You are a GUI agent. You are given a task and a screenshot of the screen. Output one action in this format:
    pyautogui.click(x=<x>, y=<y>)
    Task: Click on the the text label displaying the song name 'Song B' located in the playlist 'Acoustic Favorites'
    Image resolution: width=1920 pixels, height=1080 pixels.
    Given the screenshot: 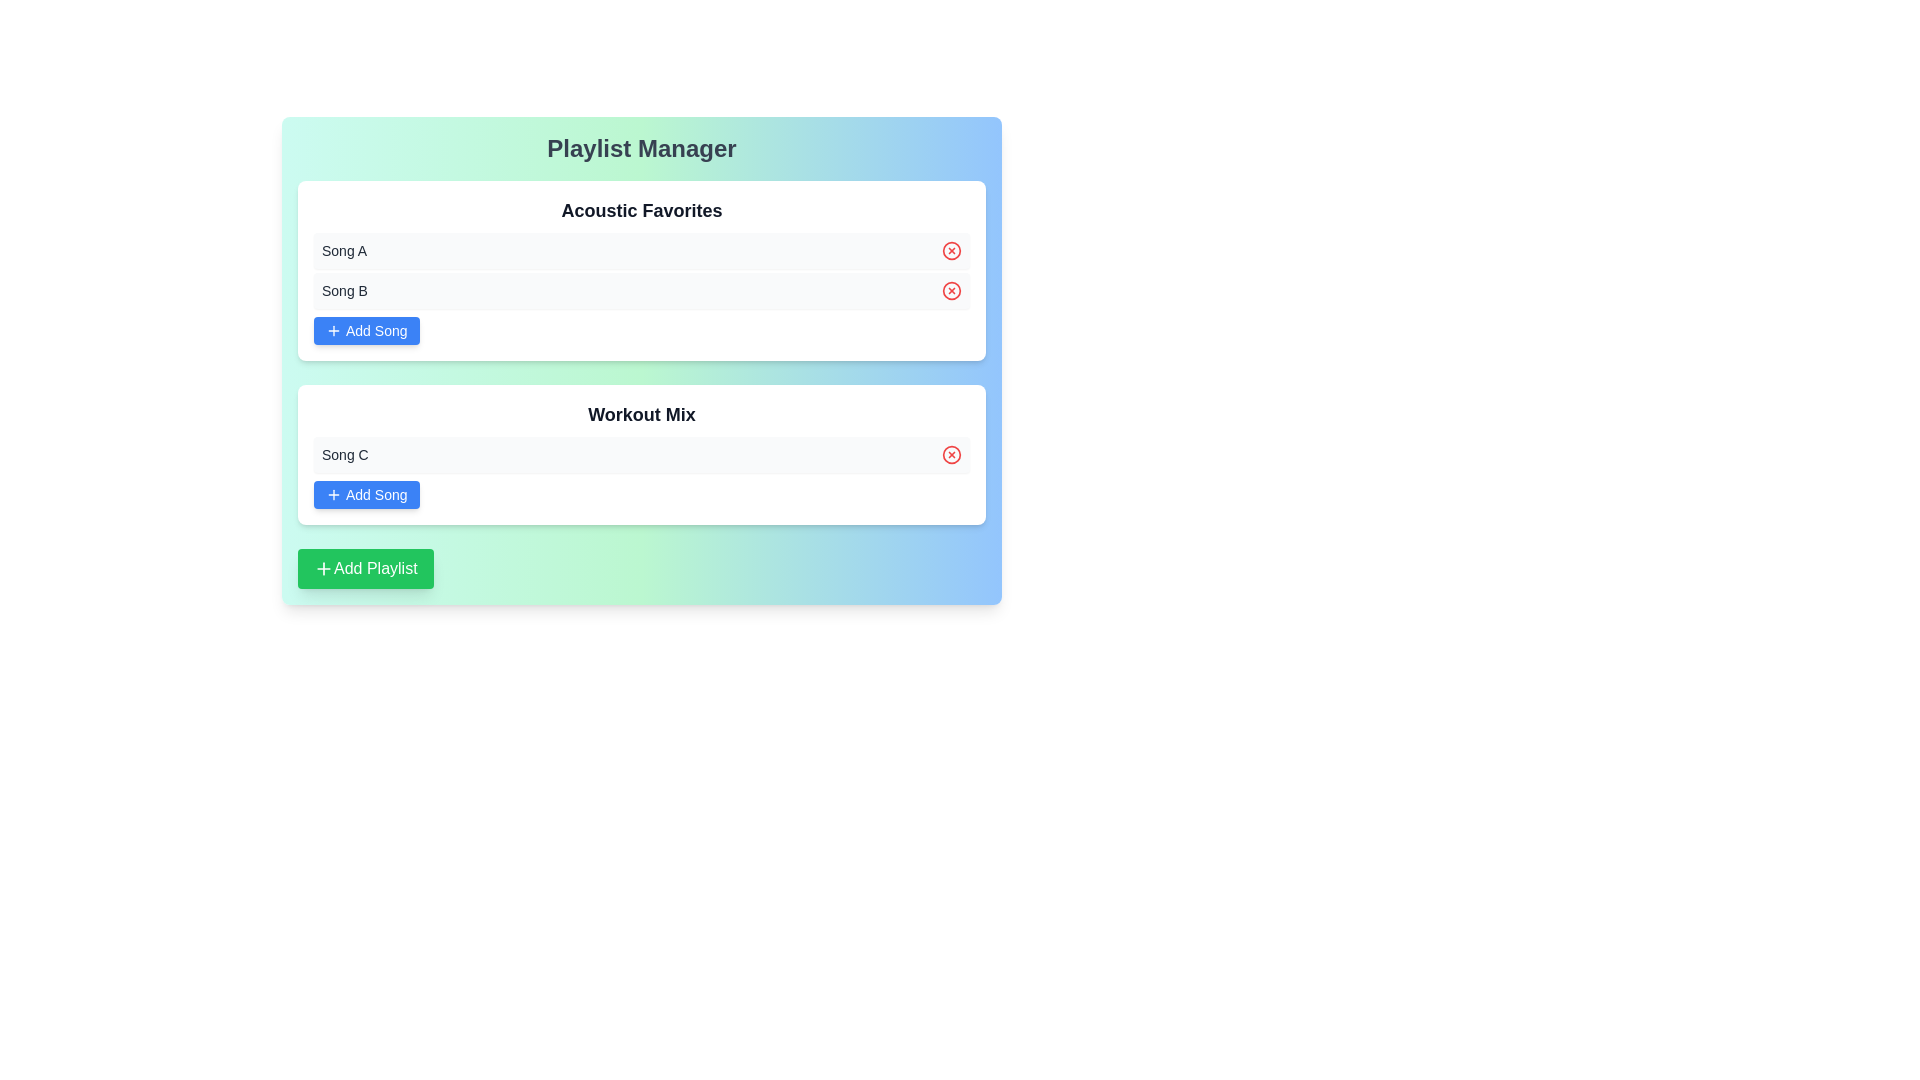 What is the action you would take?
    pyautogui.click(x=345, y=290)
    